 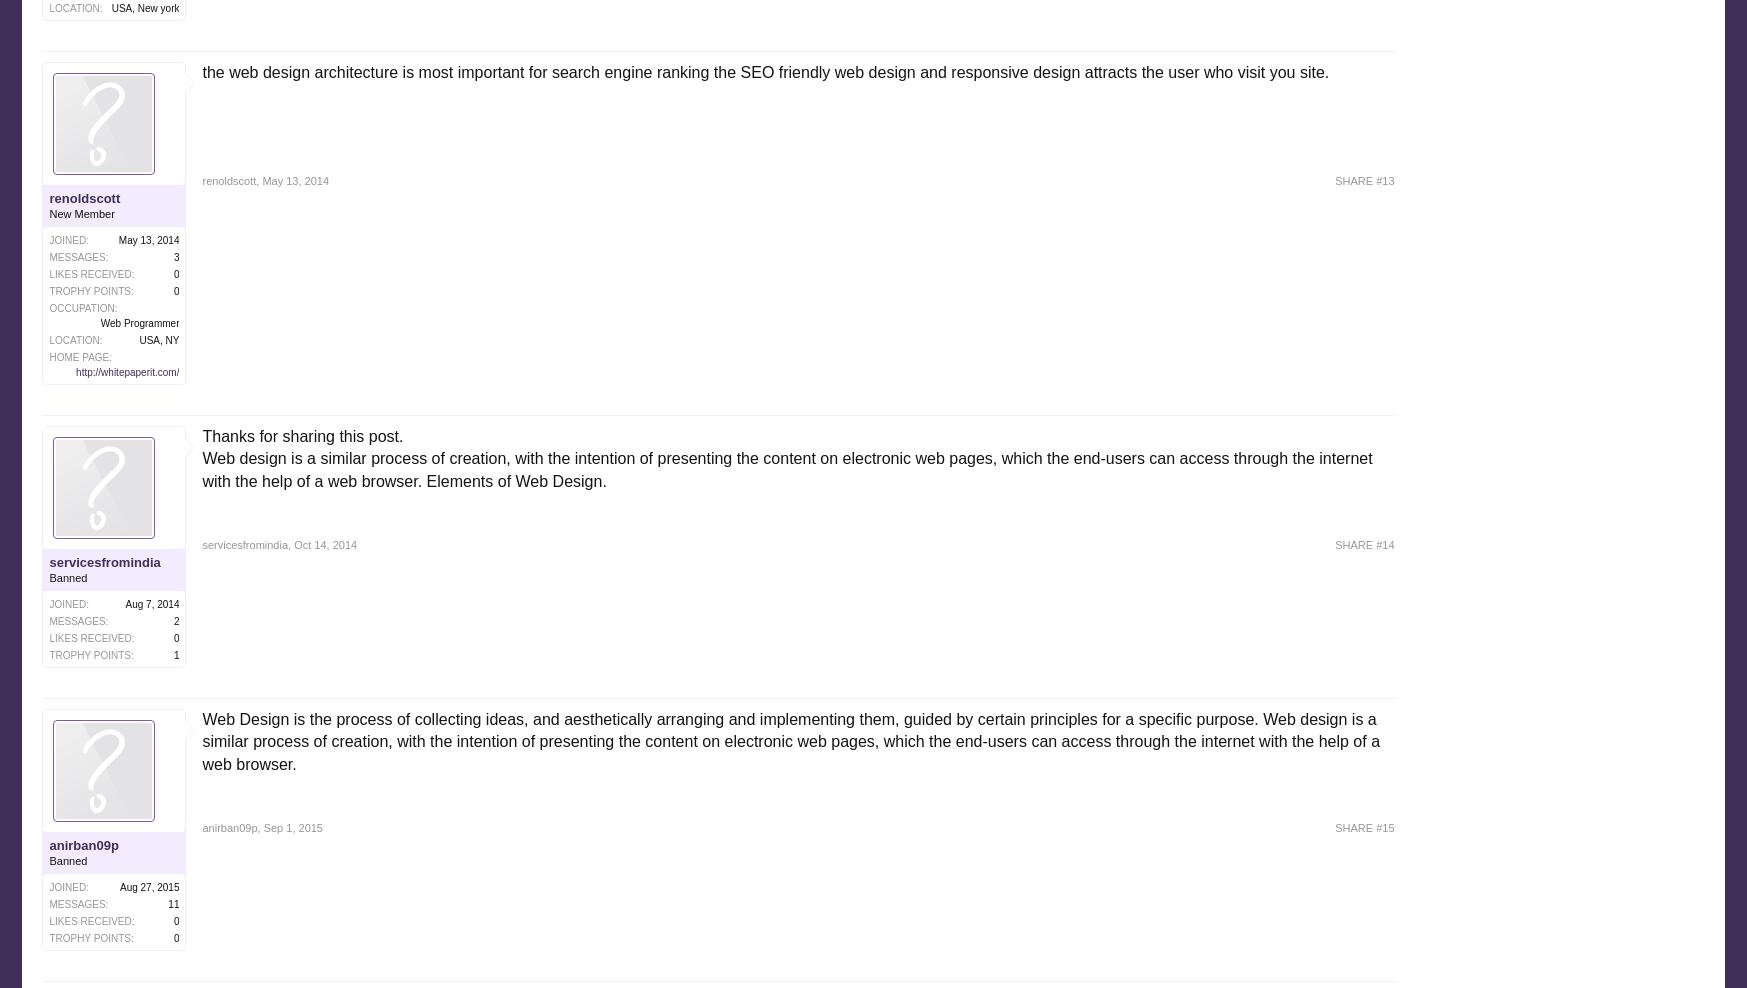 I want to click on 'USA, NY', so click(x=158, y=339).